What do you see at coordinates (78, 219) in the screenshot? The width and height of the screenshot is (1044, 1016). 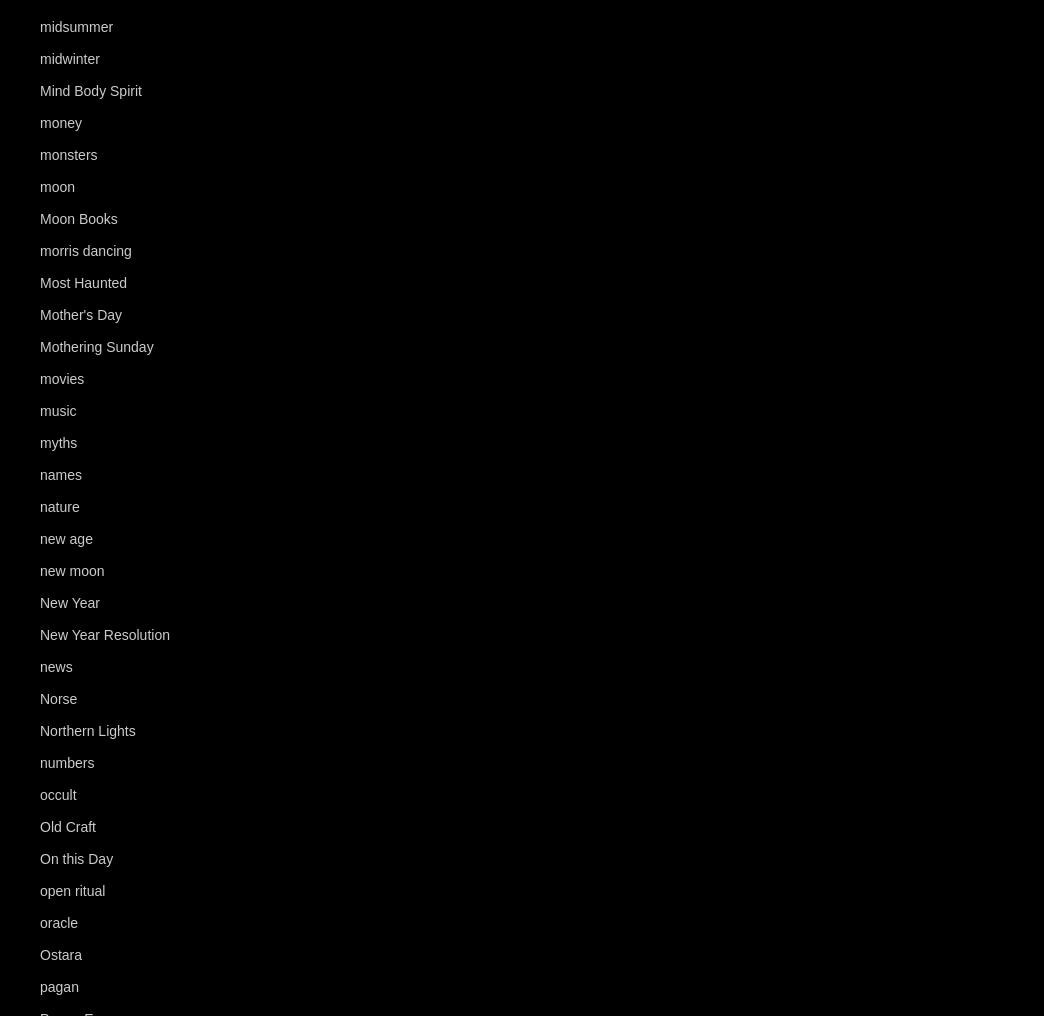 I see `'Moon Books'` at bounding box center [78, 219].